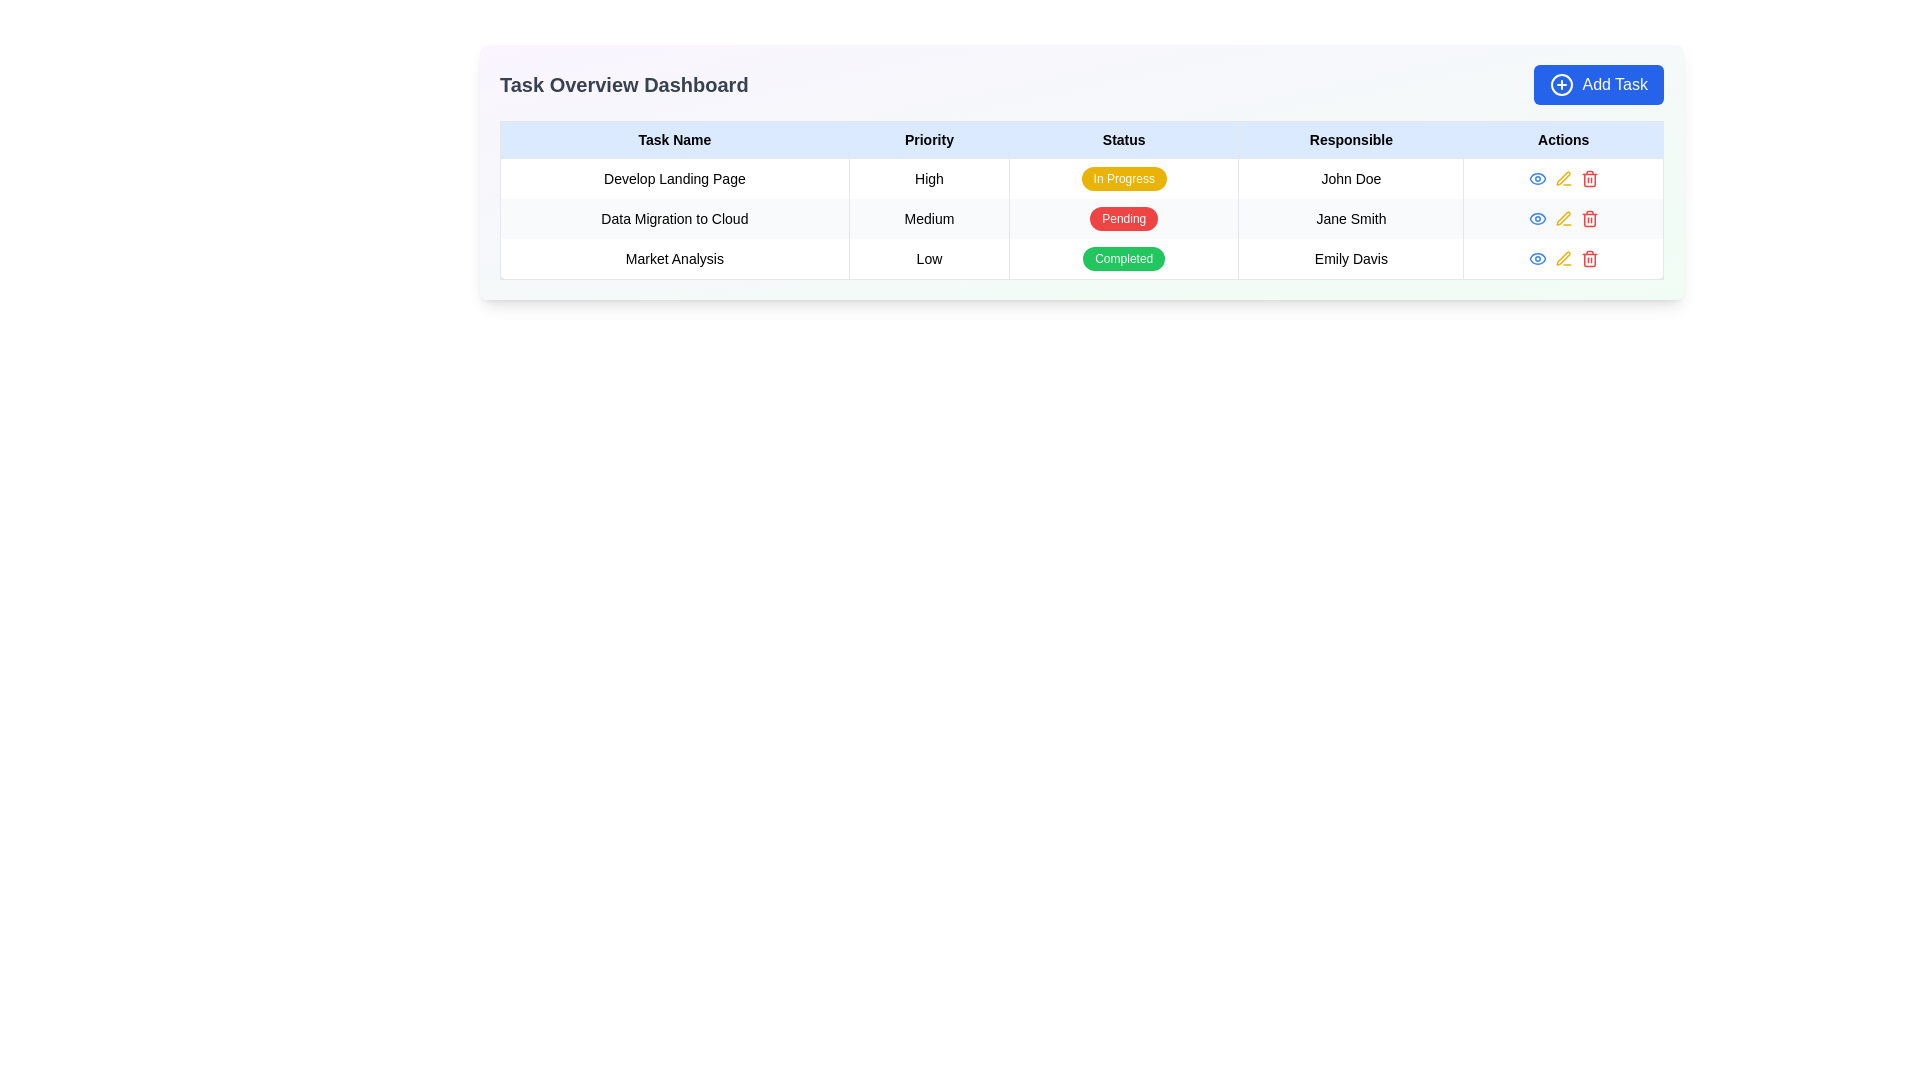  What do you see at coordinates (928, 138) in the screenshot?
I see `the 'Priority' table header item that displays the text in bold black font against a light blue background` at bounding box center [928, 138].